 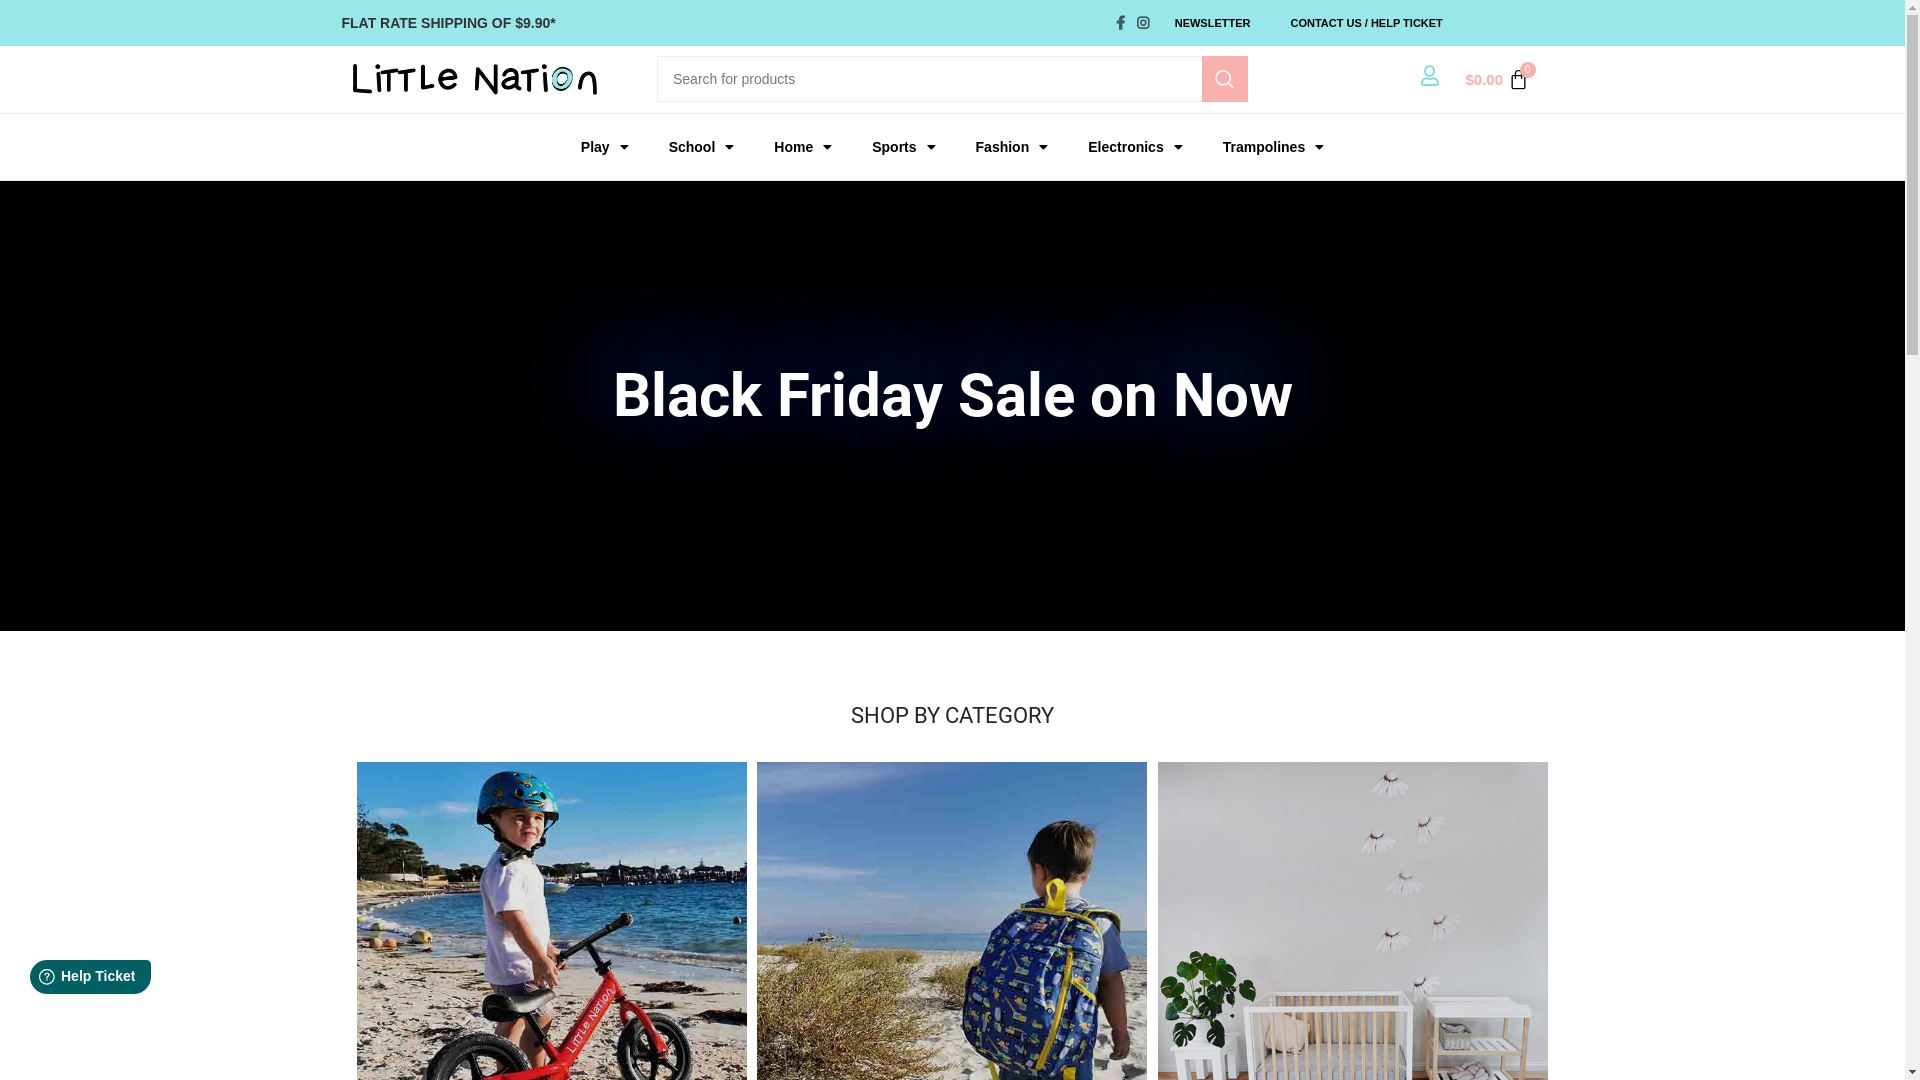 What do you see at coordinates (802, 145) in the screenshot?
I see `'Home'` at bounding box center [802, 145].